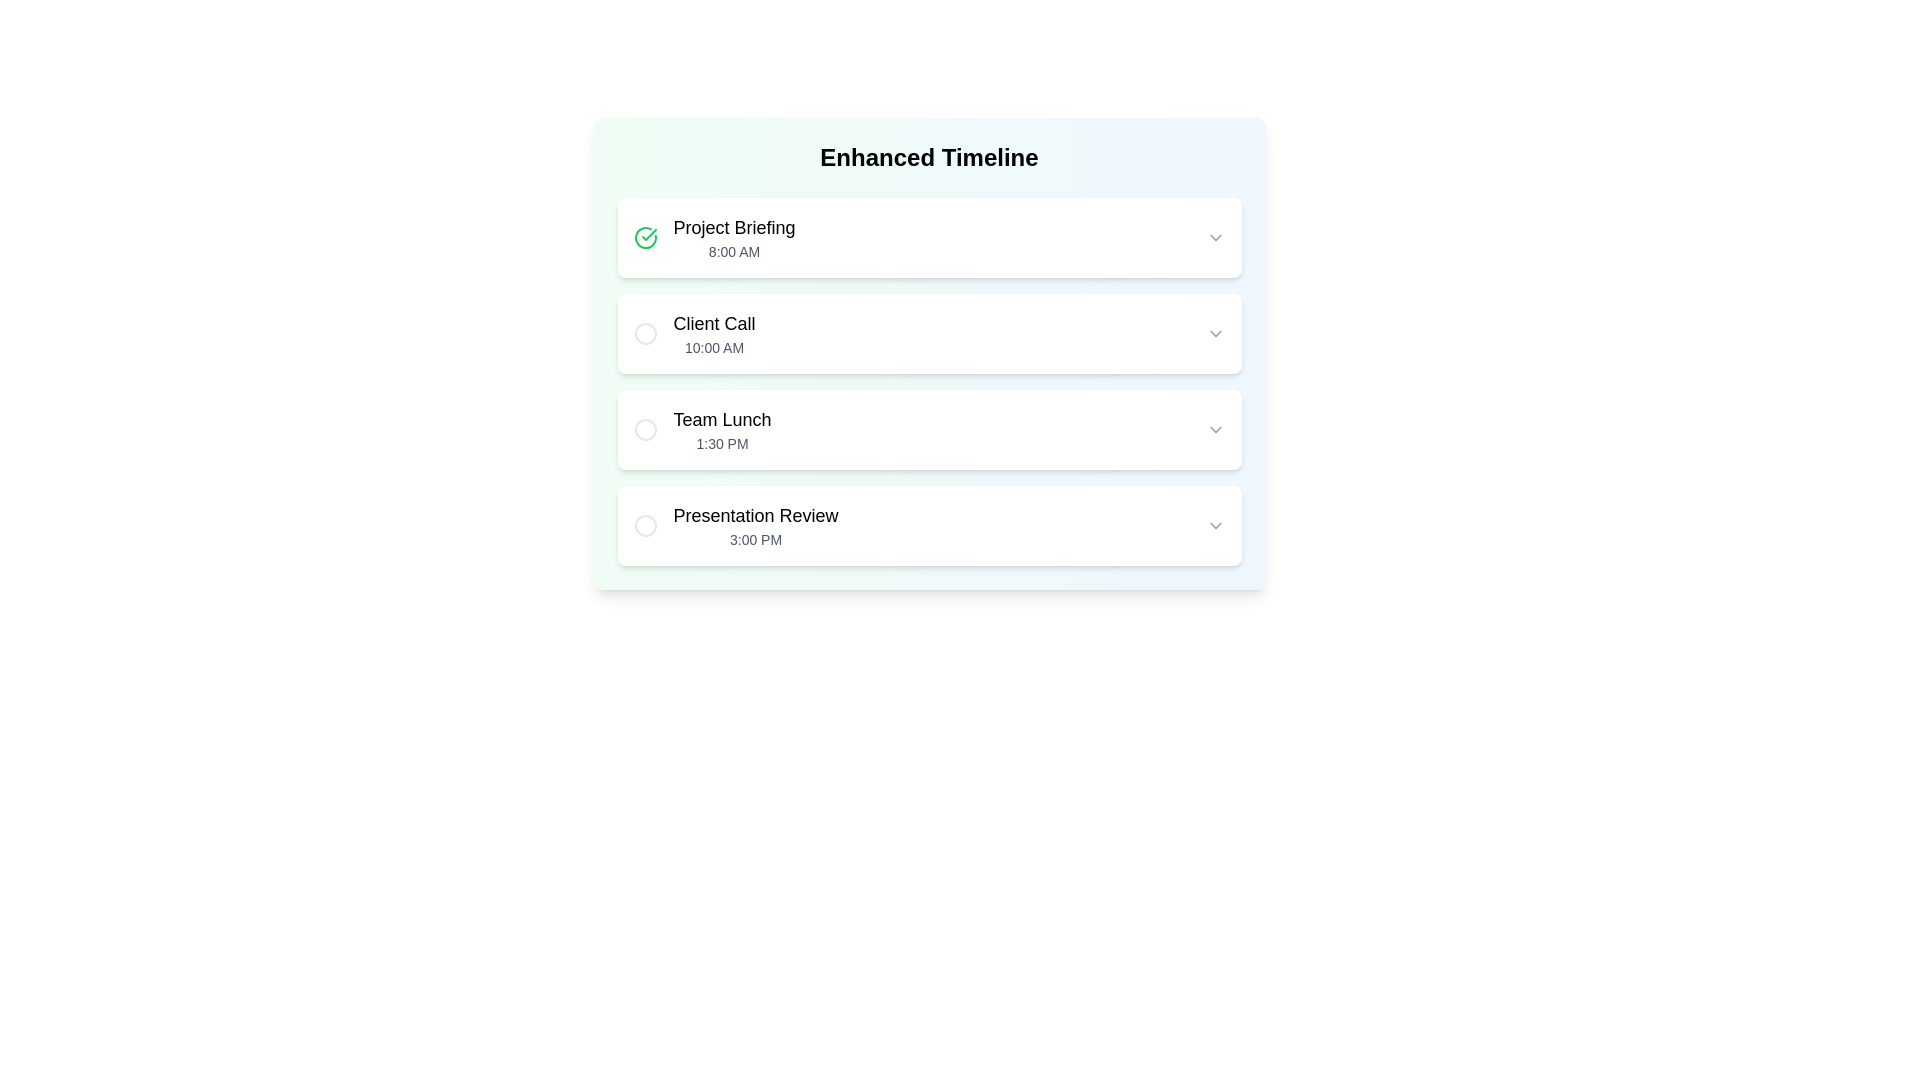 The height and width of the screenshot is (1080, 1920). I want to click on the static text label that serves as the title for the fourth list item in the timeline component, which is located above the time indicator '3:00 PM', so click(755, 515).